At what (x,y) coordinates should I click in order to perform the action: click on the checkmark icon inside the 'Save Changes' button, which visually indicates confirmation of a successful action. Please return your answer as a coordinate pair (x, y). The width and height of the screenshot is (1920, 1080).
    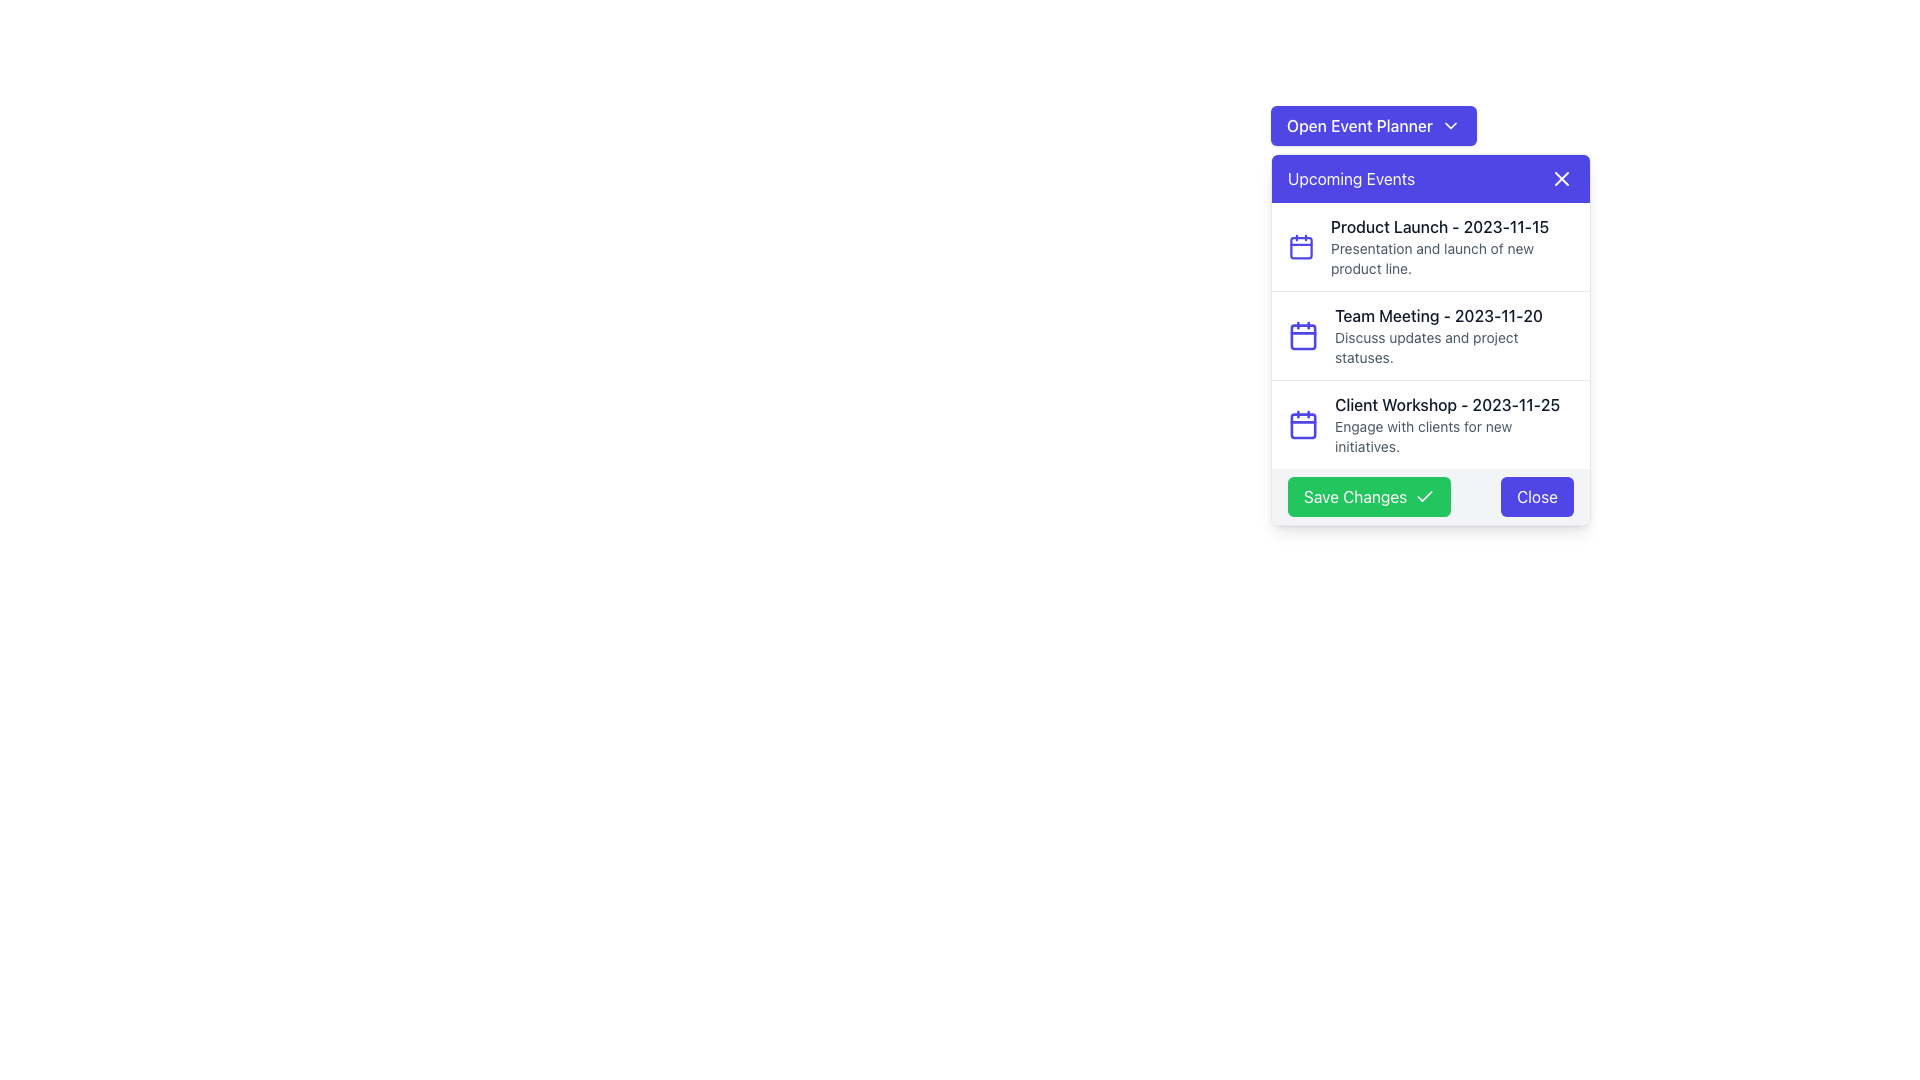
    Looking at the image, I should click on (1424, 496).